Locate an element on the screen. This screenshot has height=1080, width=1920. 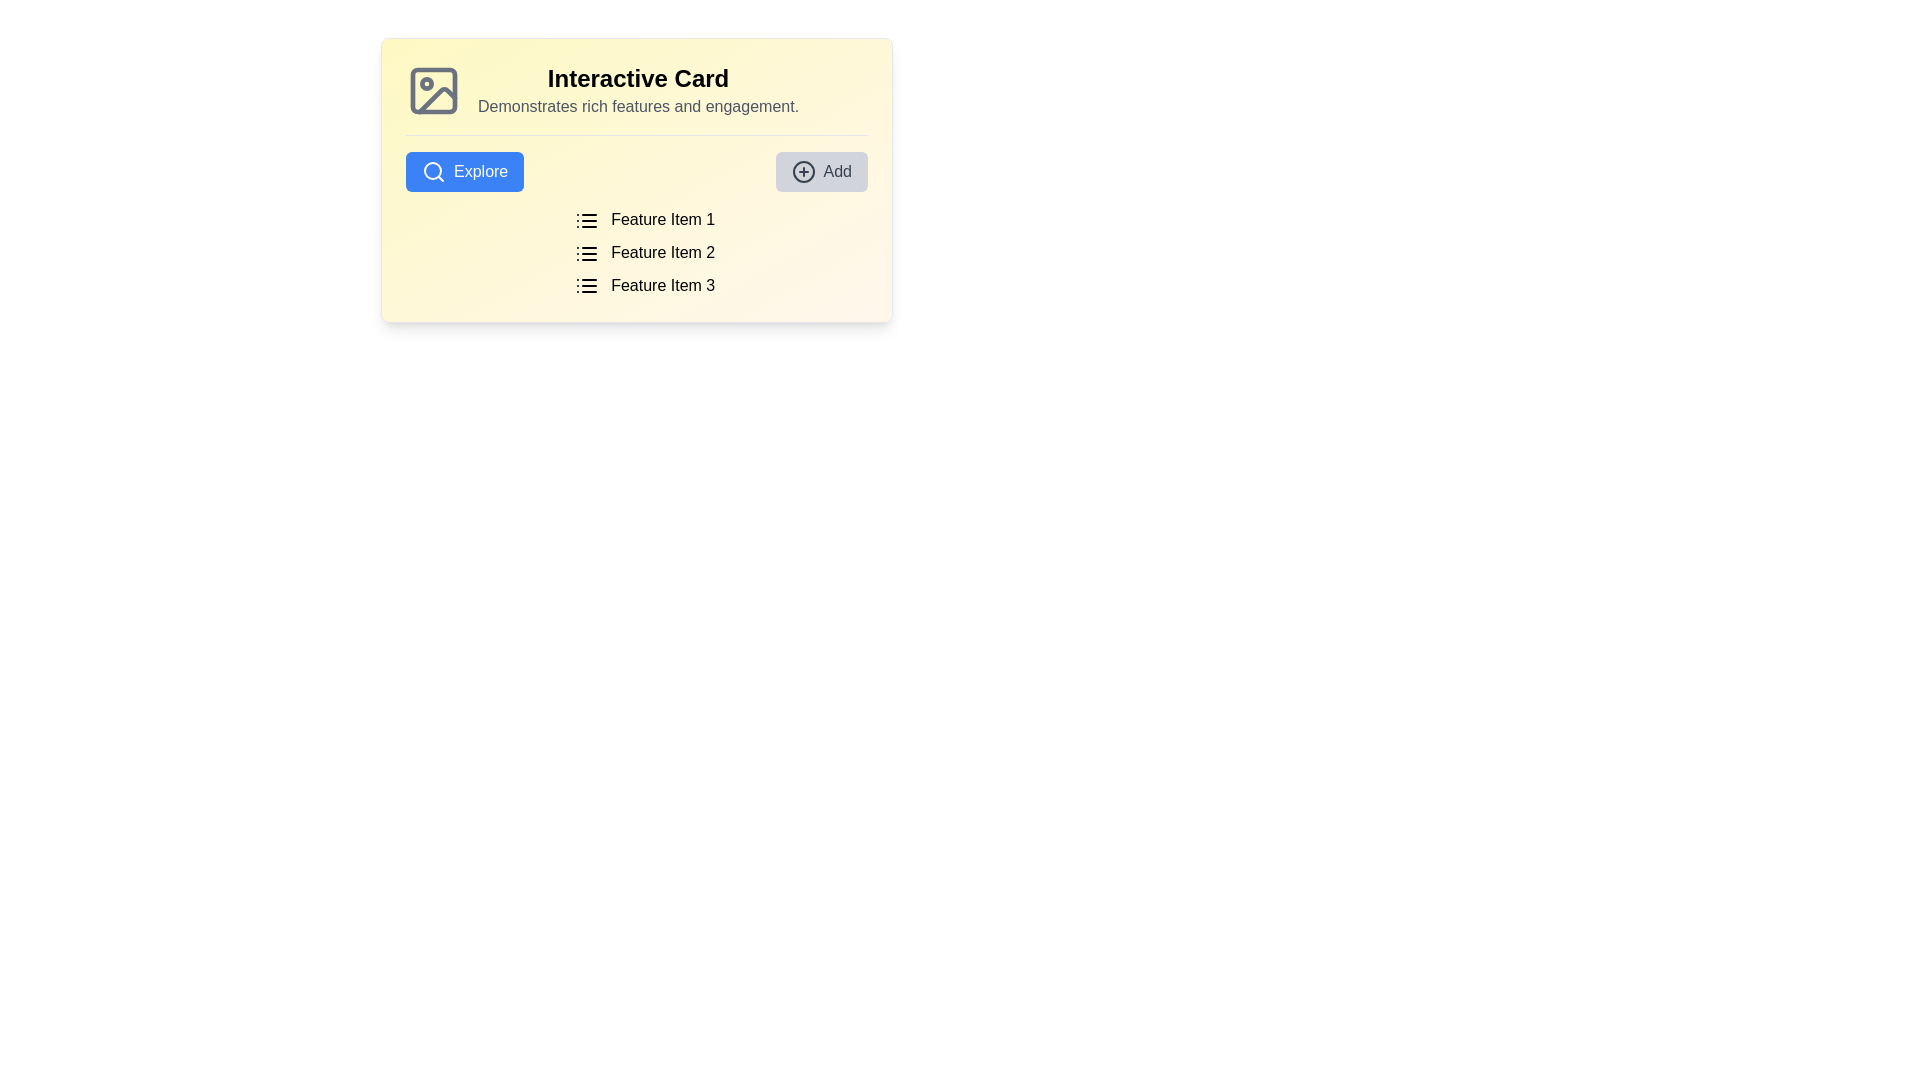
the graphical icon representing a list next to the label 'Feature Item 2' within the 'Interactive Card' section is located at coordinates (585, 252).